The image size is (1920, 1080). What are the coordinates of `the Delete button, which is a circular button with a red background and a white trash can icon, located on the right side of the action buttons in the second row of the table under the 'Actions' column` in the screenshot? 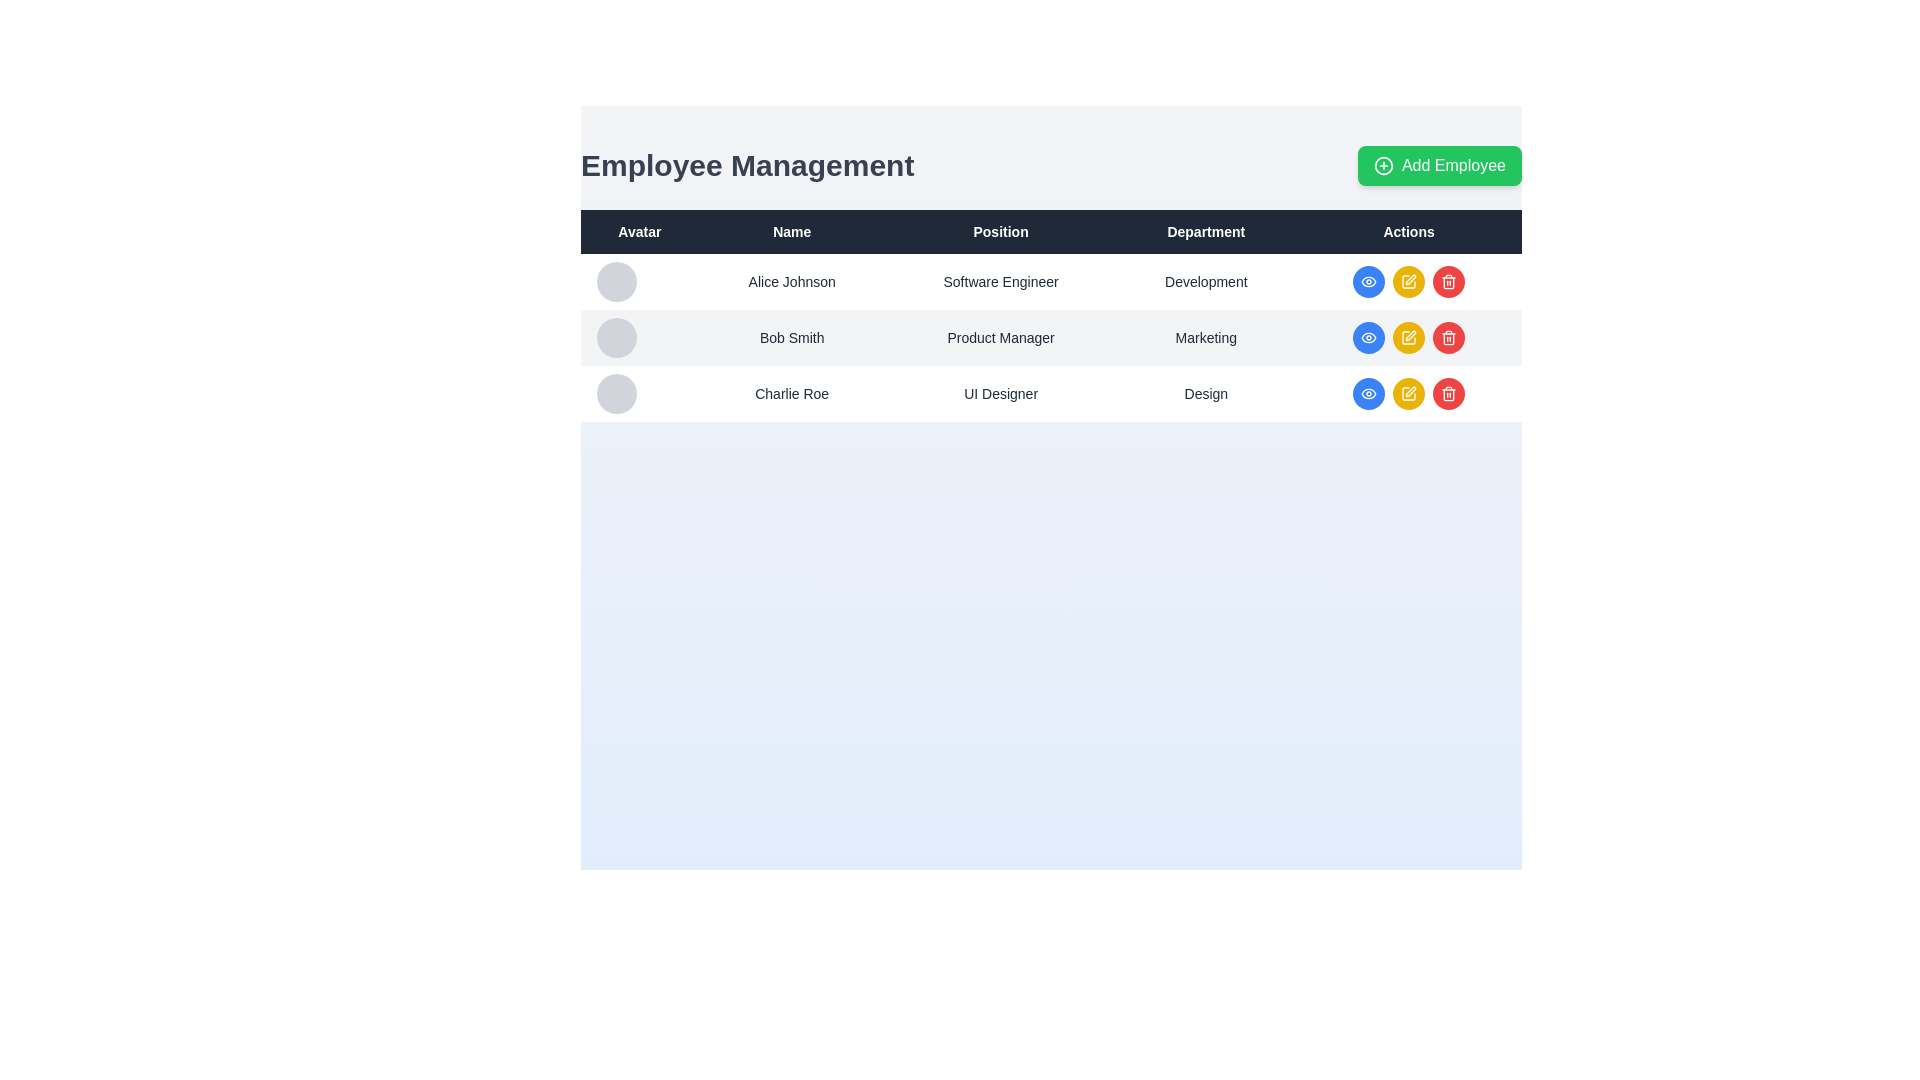 It's located at (1449, 337).